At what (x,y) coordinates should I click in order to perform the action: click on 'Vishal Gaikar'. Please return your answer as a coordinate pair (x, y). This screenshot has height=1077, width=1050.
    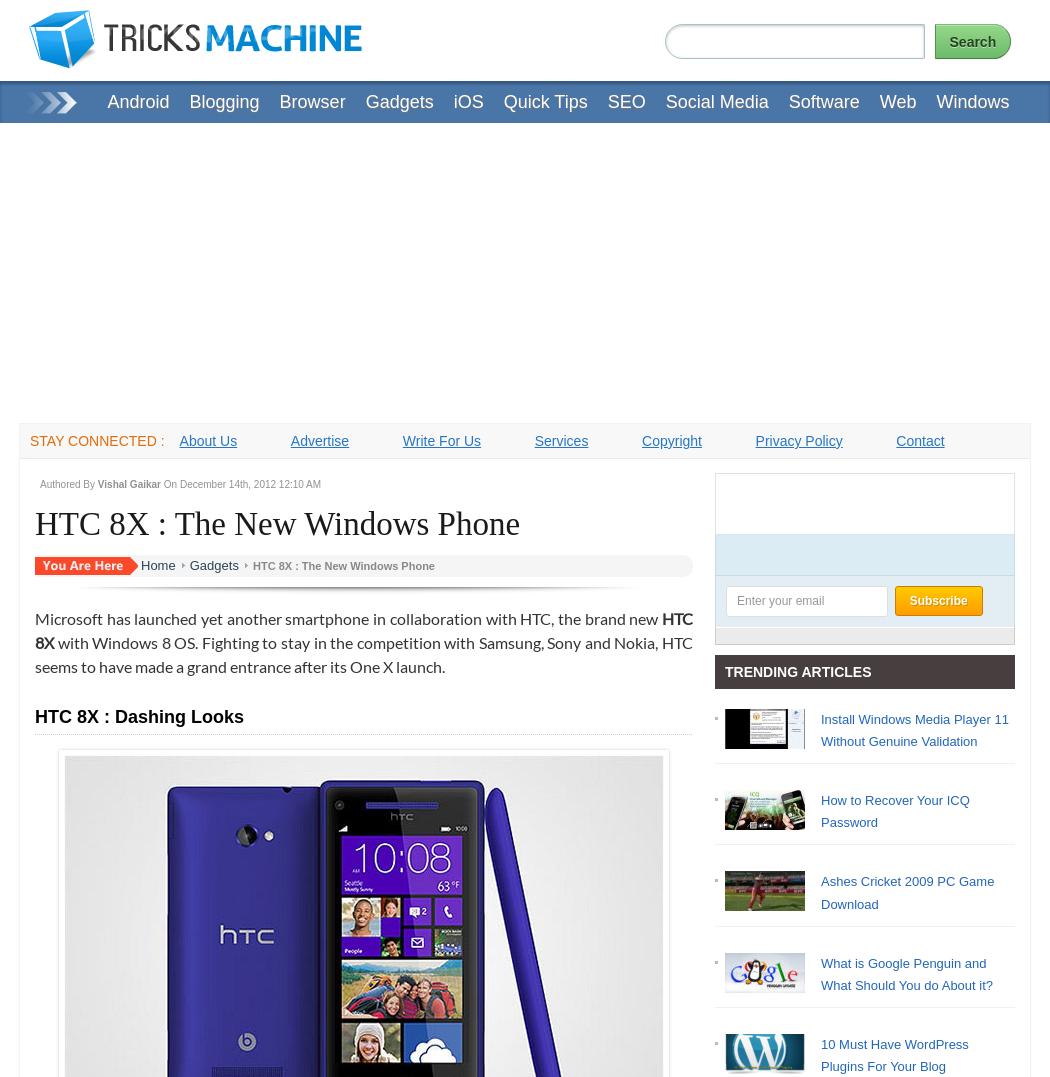
    Looking at the image, I should click on (128, 484).